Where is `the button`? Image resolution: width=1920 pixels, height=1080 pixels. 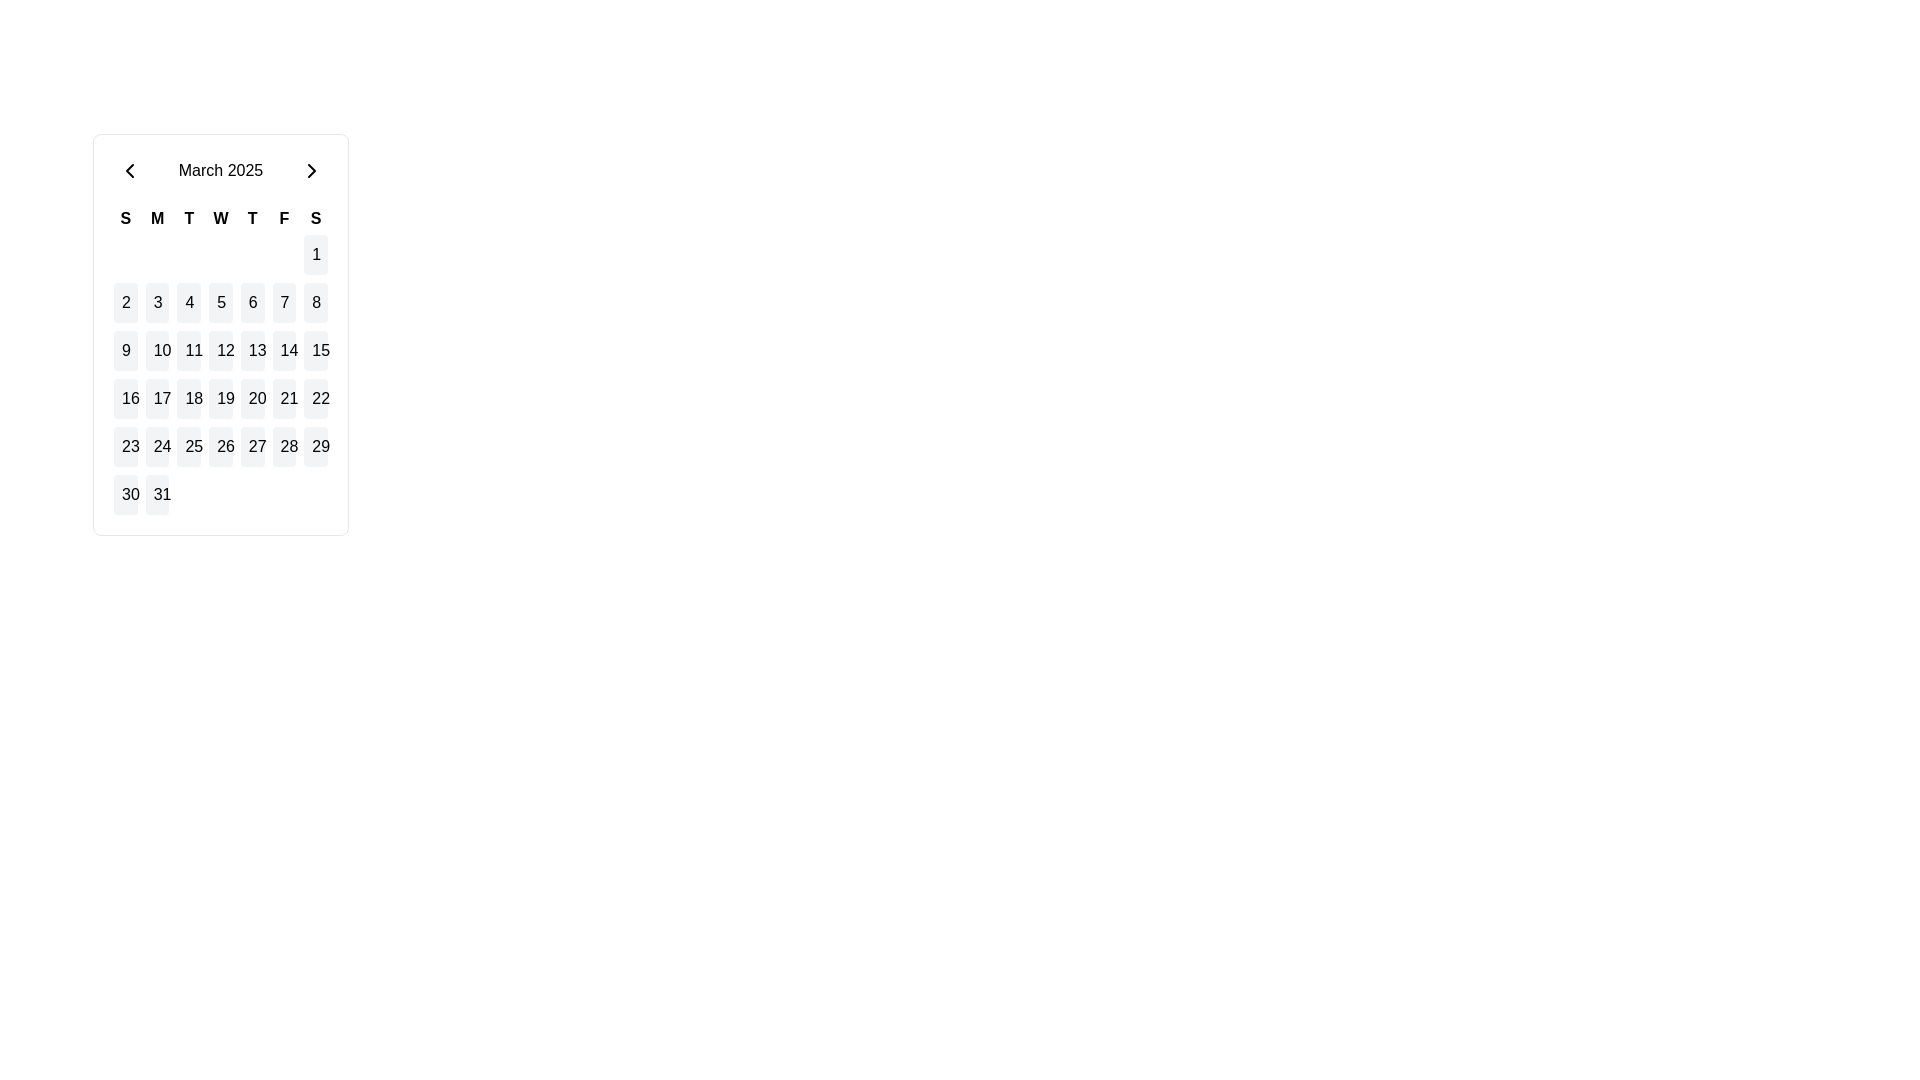 the button is located at coordinates (124, 303).